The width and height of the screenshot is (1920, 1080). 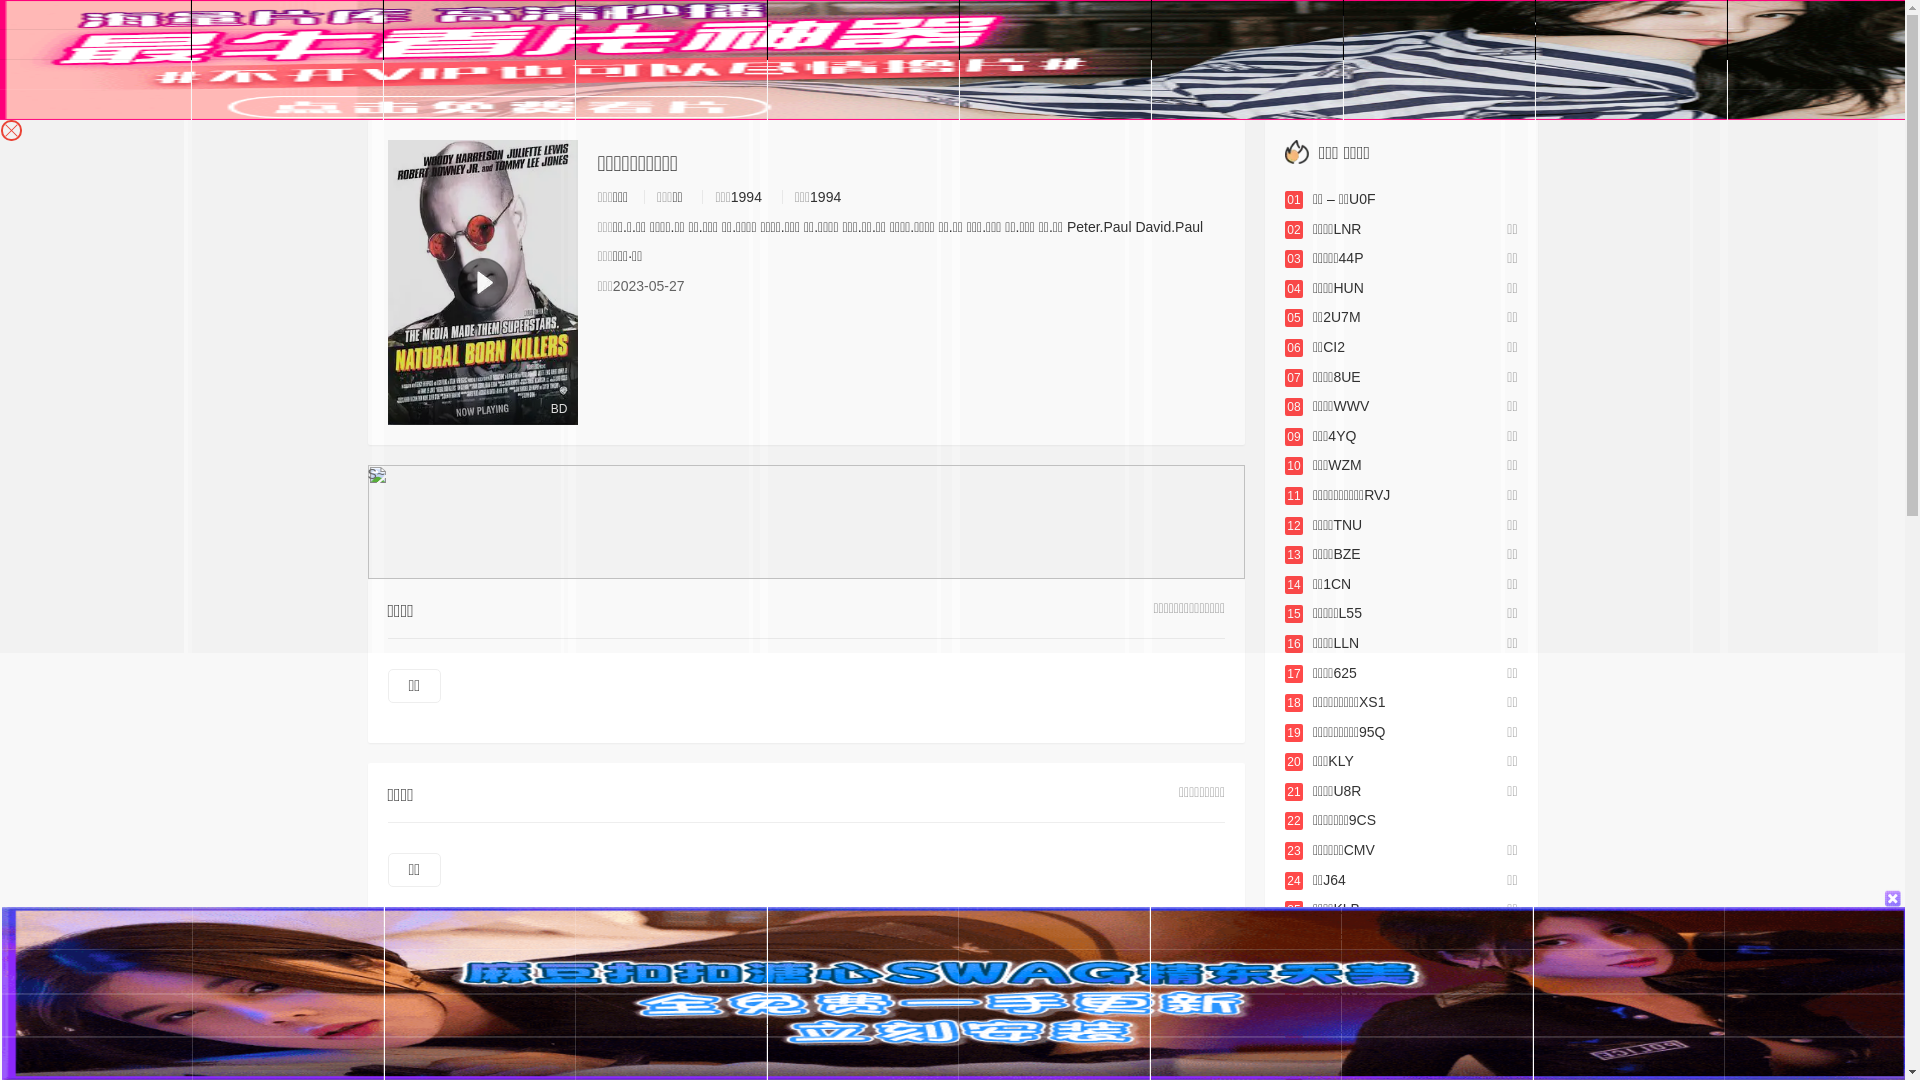 What do you see at coordinates (1169, 226) in the screenshot?
I see `'David.Paul'` at bounding box center [1169, 226].